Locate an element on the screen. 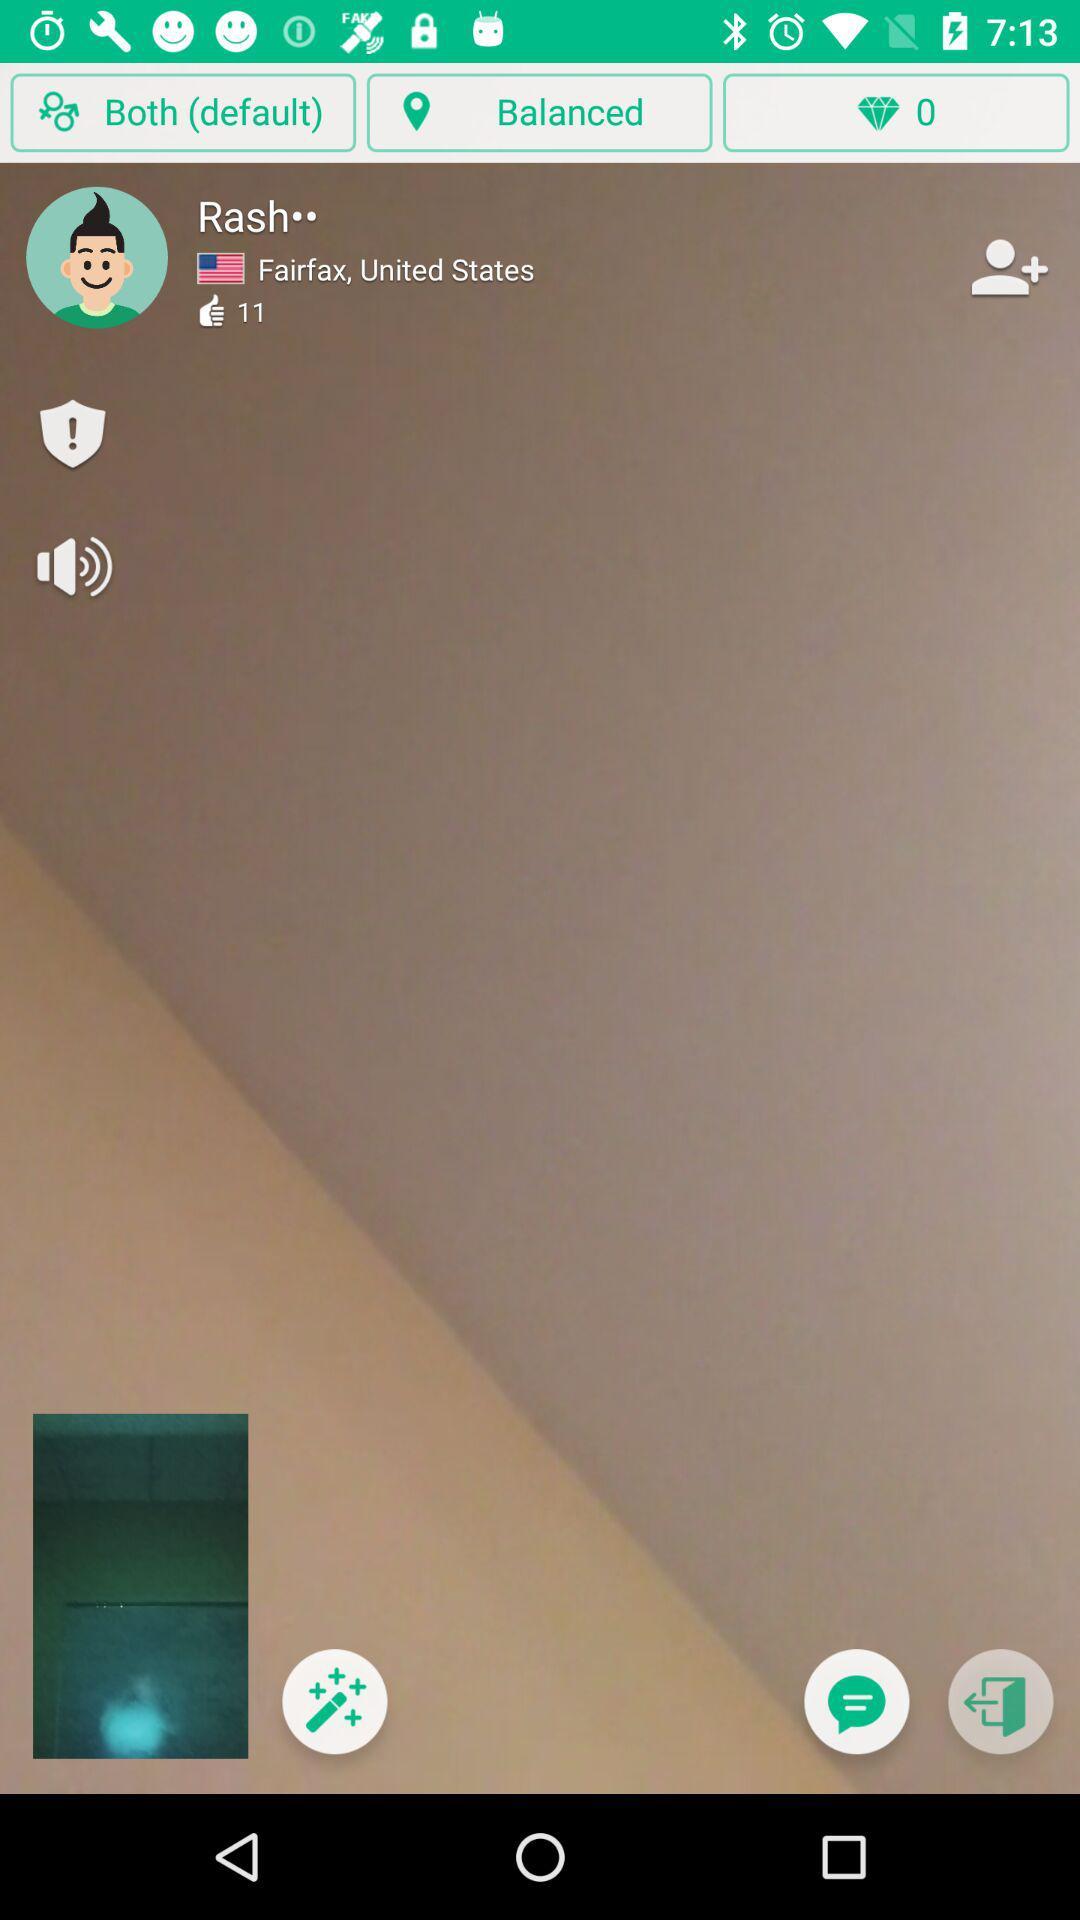 This screenshot has width=1080, height=1920. item at the bottom left corner is located at coordinates (333, 1713).